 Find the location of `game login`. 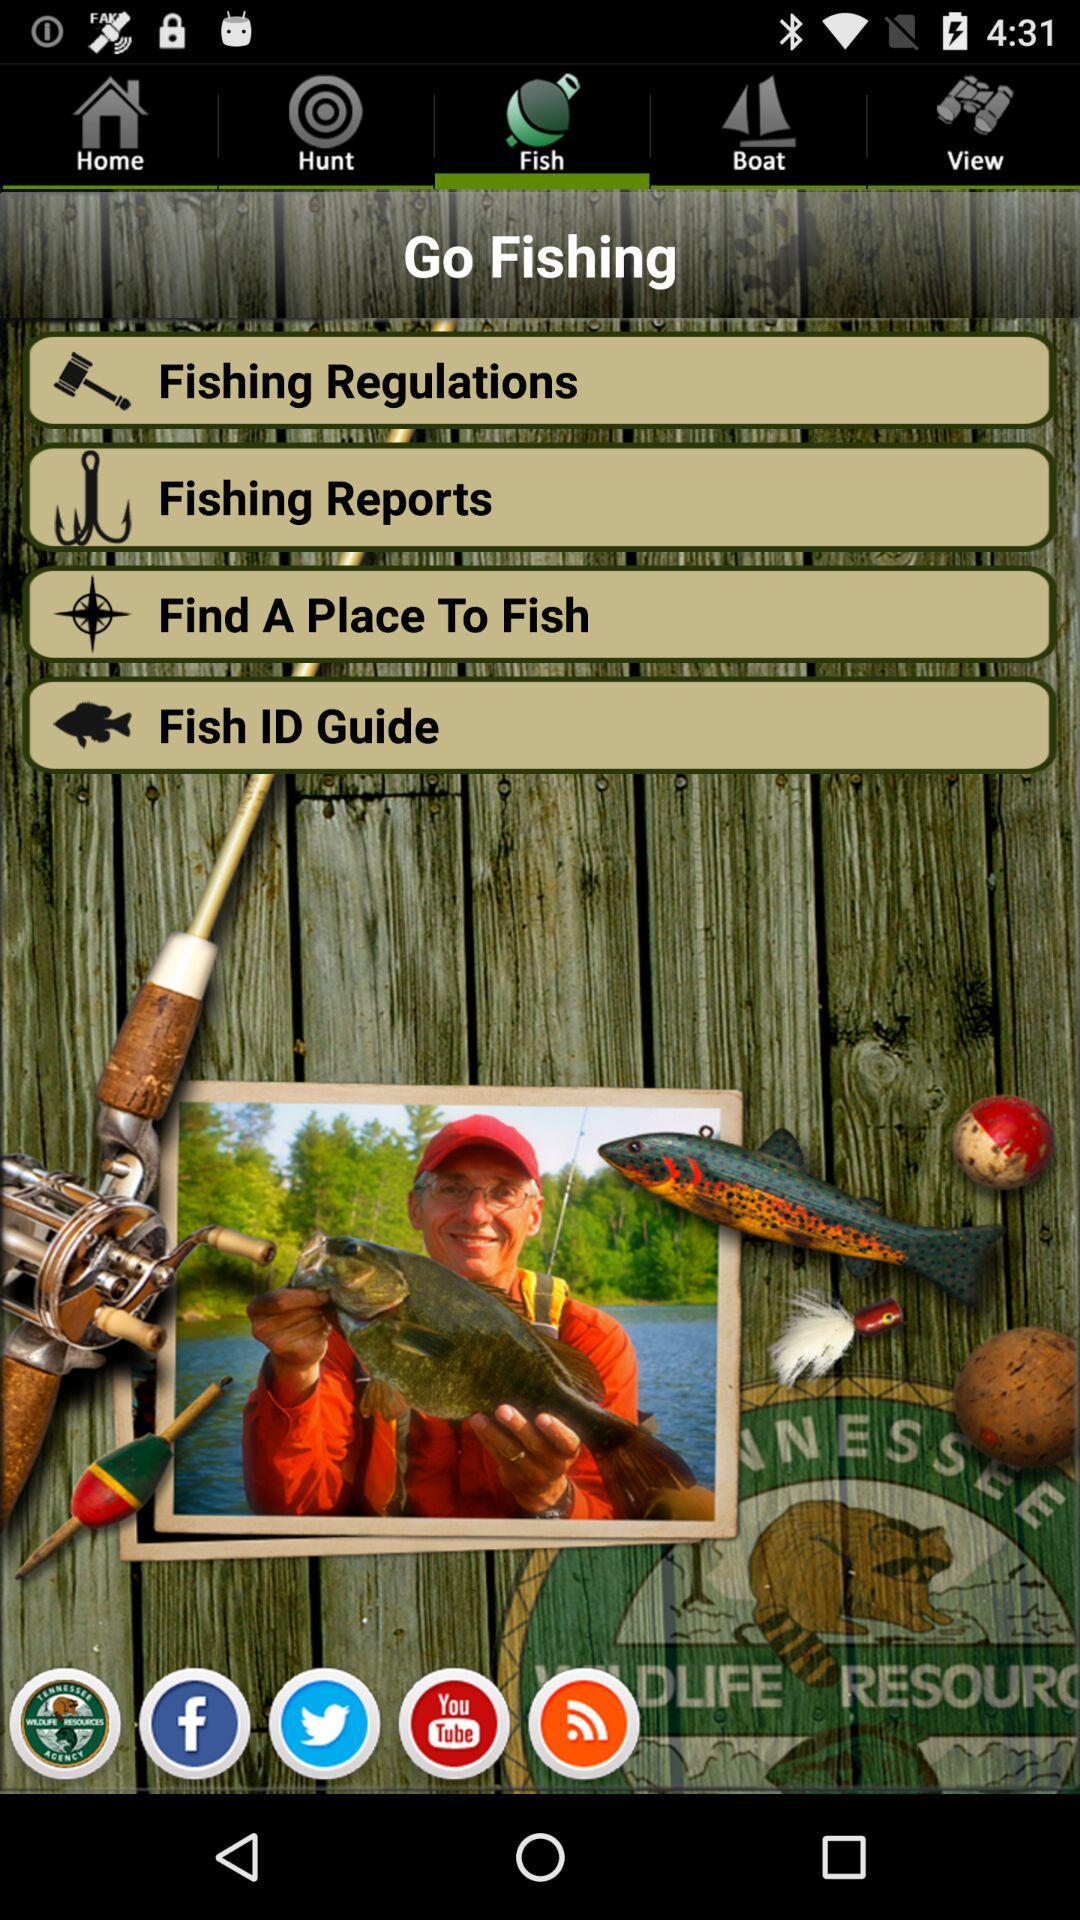

game login is located at coordinates (63, 1728).